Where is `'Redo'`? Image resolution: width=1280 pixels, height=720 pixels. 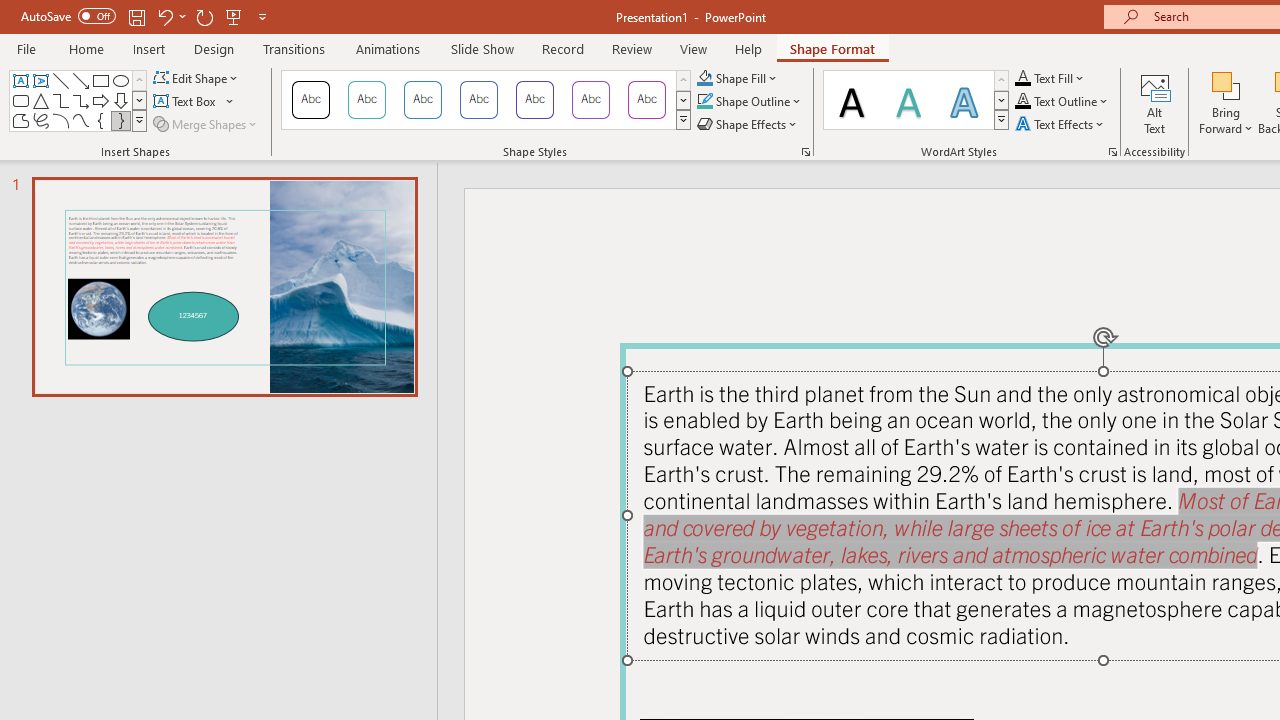 'Redo' is located at coordinates (204, 16).